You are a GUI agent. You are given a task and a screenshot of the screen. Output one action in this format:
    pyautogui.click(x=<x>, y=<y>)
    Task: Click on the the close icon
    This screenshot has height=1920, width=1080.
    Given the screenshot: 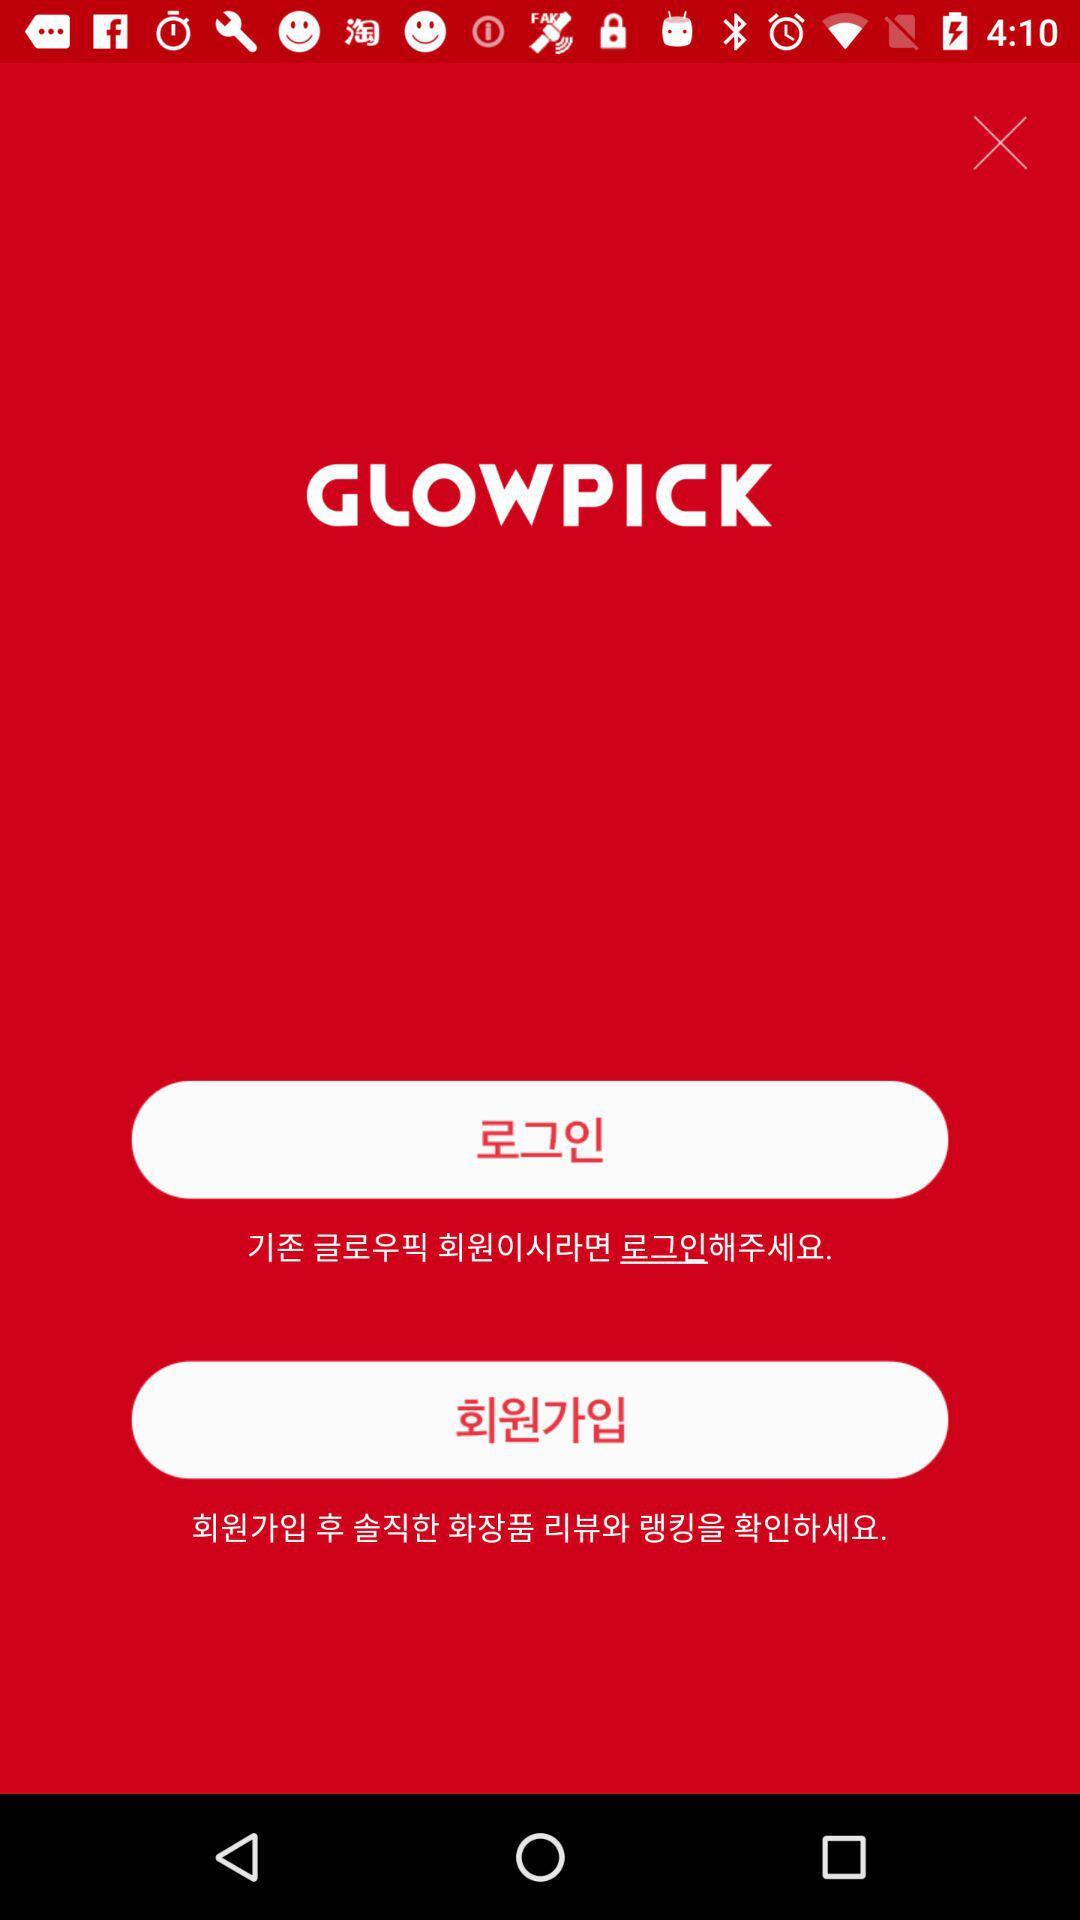 What is the action you would take?
    pyautogui.click(x=1000, y=141)
    